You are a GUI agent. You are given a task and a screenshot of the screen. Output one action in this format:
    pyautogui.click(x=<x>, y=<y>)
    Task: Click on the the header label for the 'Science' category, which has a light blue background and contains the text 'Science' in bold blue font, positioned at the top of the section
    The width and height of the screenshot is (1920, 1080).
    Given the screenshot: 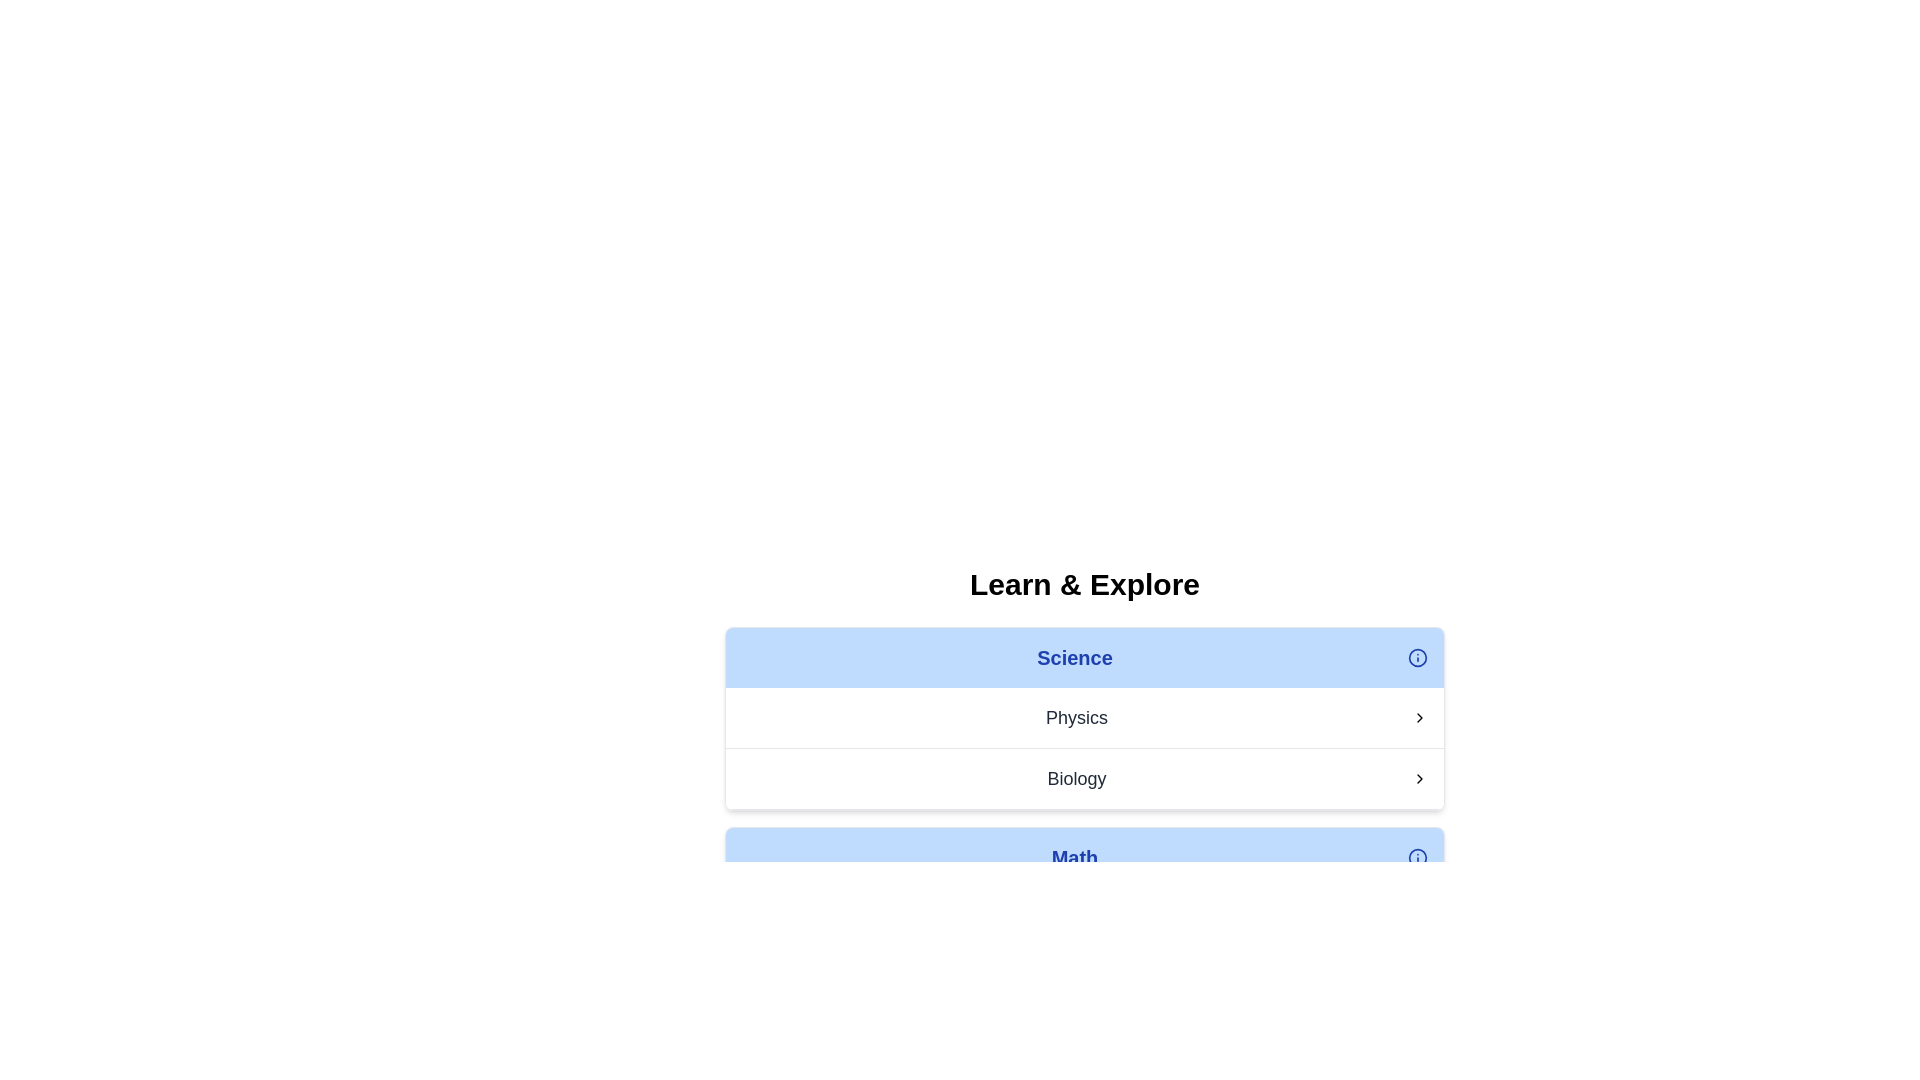 What is the action you would take?
    pyautogui.click(x=1083, y=658)
    